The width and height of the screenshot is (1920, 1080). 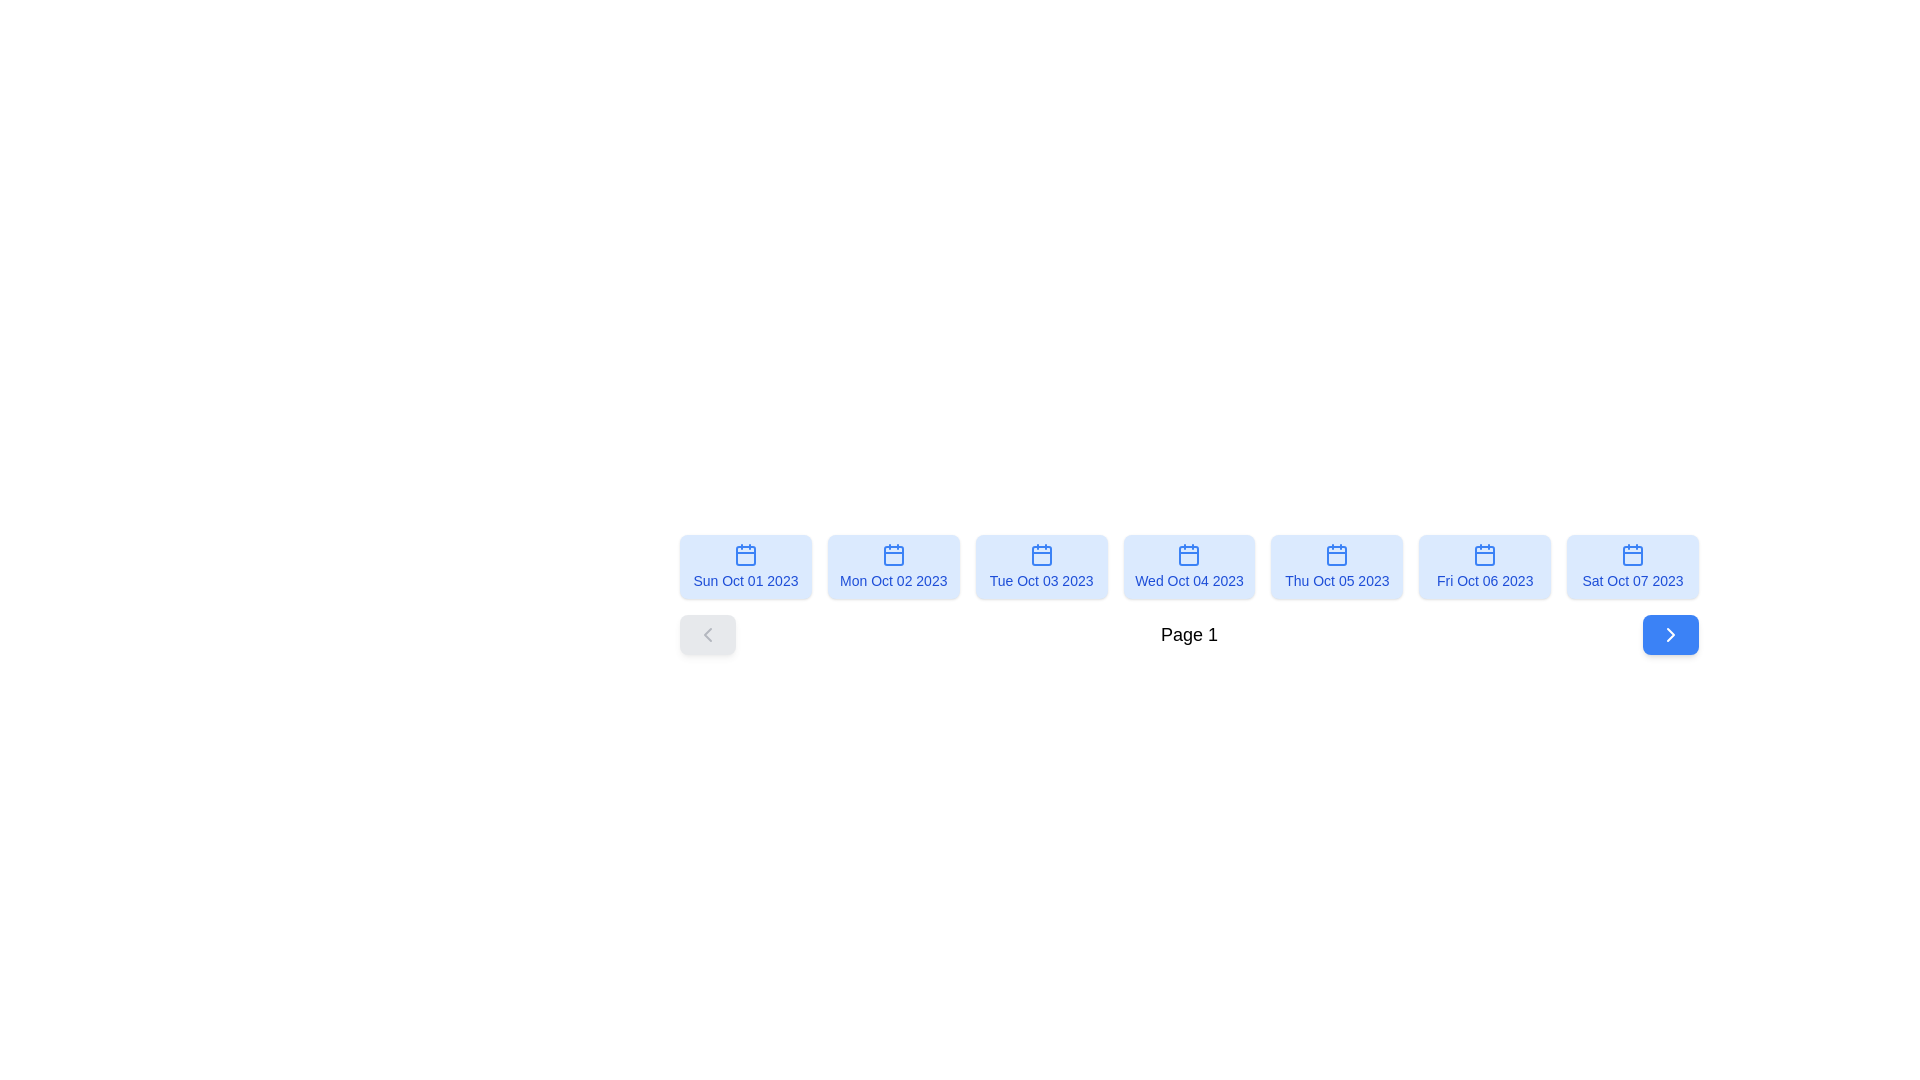 What do you see at coordinates (1485, 555) in the screenshot?
I see `the calendar outline icon, which is the topmost icon in the fifth date-selection block from the left` at bounding box center [1485, 555].